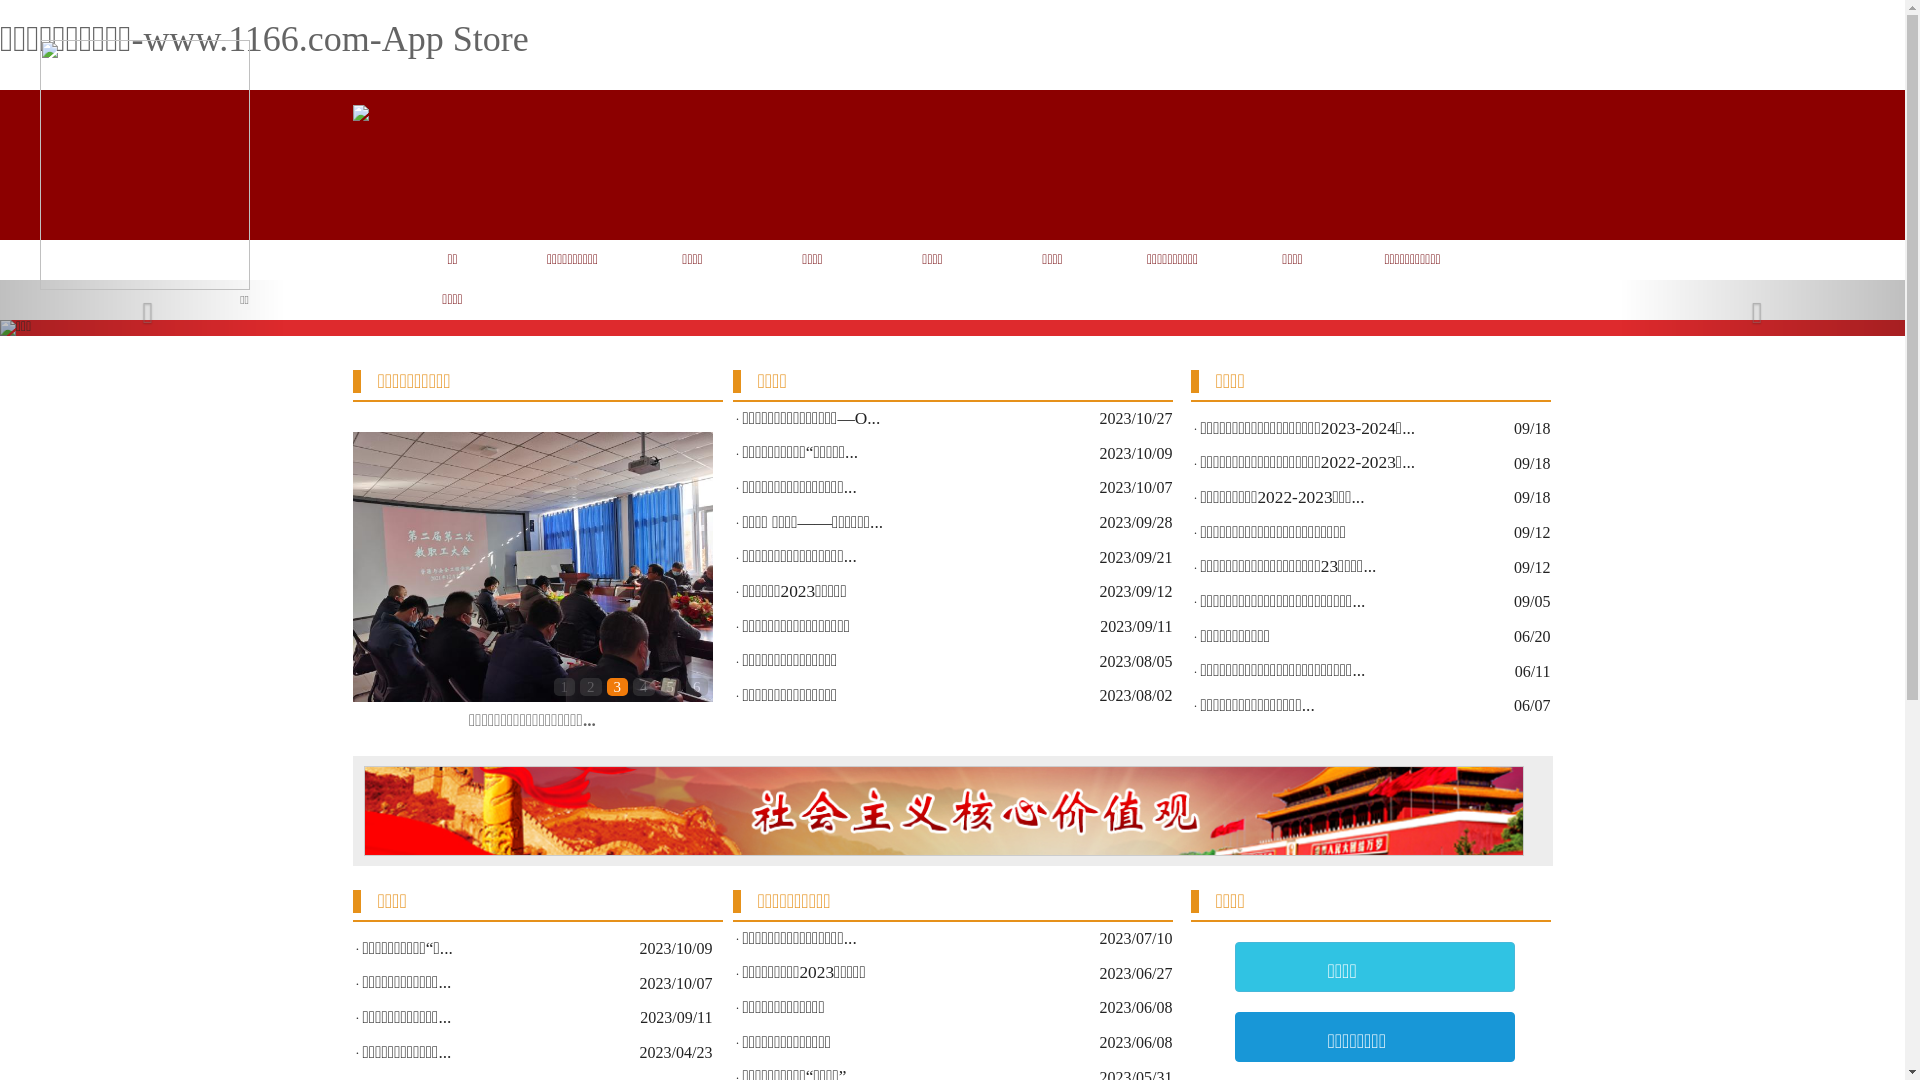  What do you see at coordinates (643, 685) in the screenshot?
I see `'4'` at bounding box center [643, 685].